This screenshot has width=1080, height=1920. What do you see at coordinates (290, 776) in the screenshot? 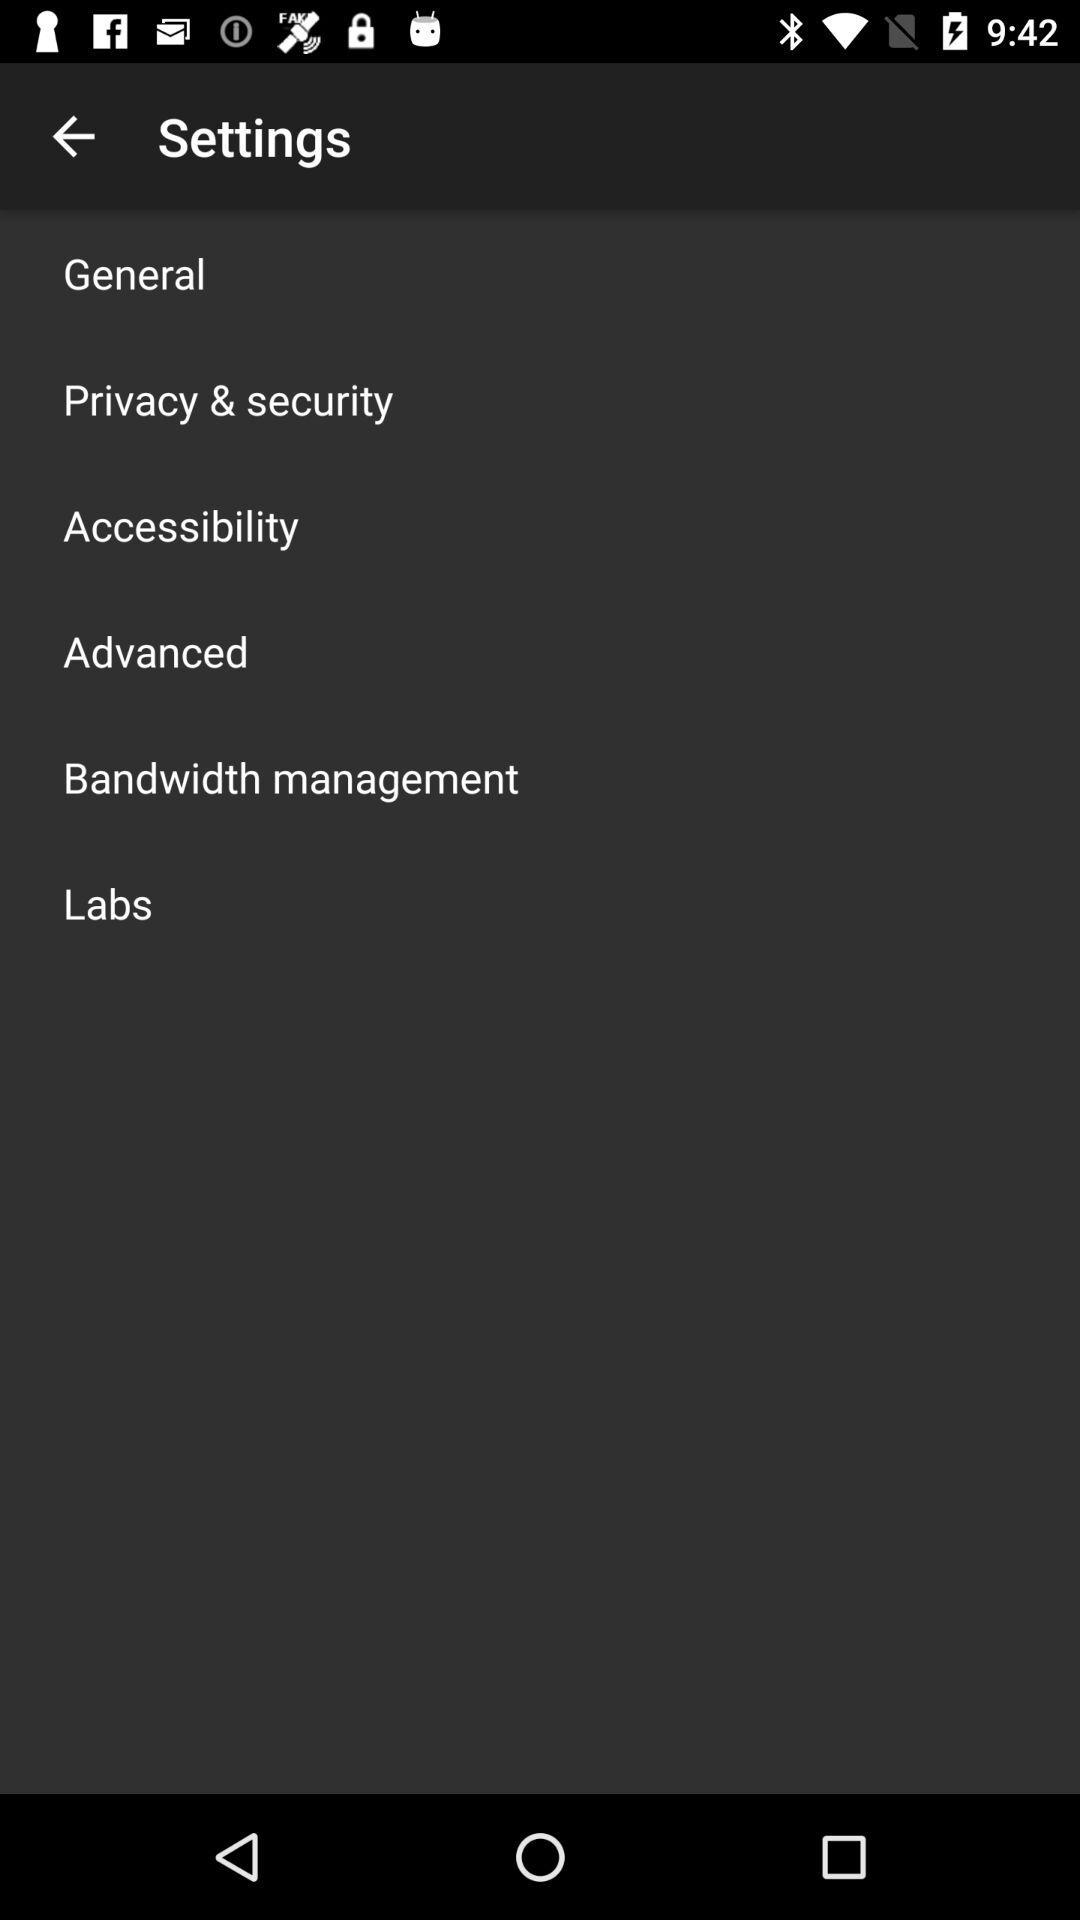
I see `the item above labs icon` at bounding box center [290, 776].